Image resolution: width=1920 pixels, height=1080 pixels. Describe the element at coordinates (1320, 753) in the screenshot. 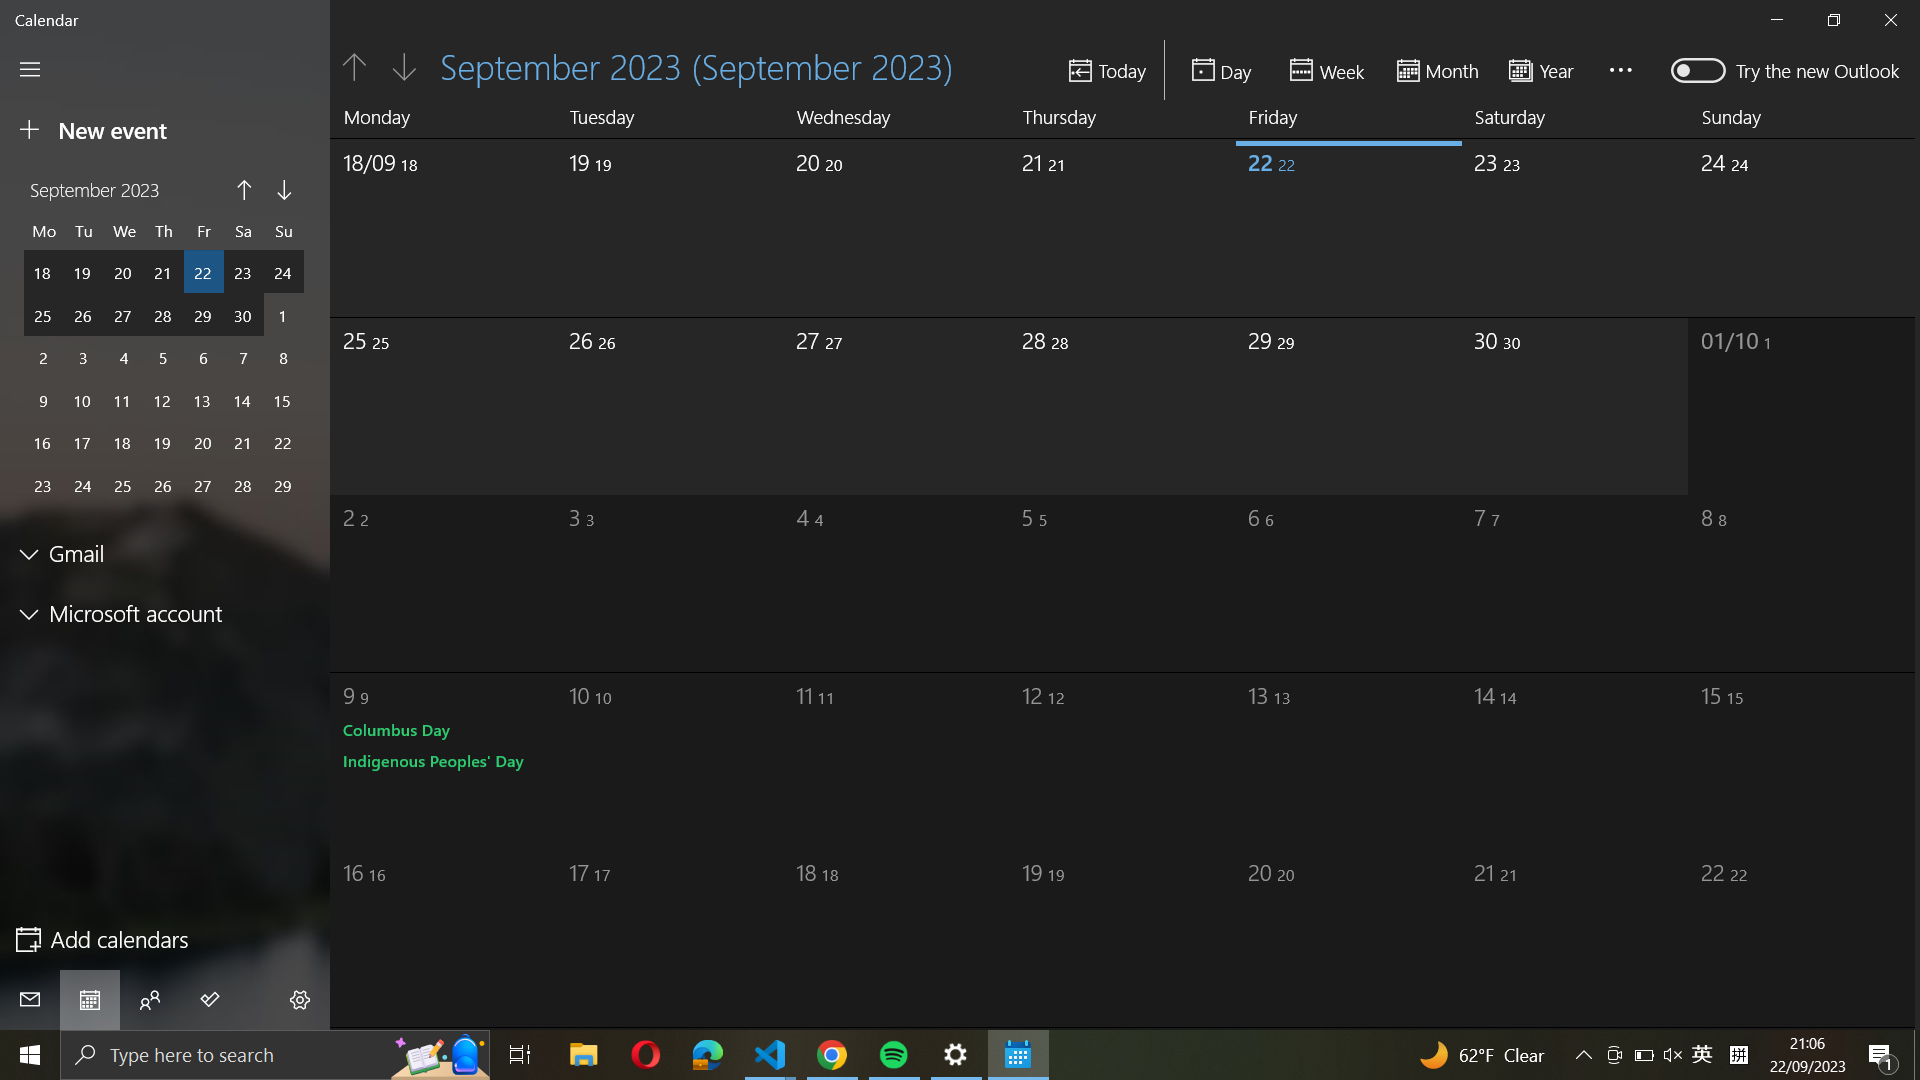

I see `Pick the date 13th October` at that location.